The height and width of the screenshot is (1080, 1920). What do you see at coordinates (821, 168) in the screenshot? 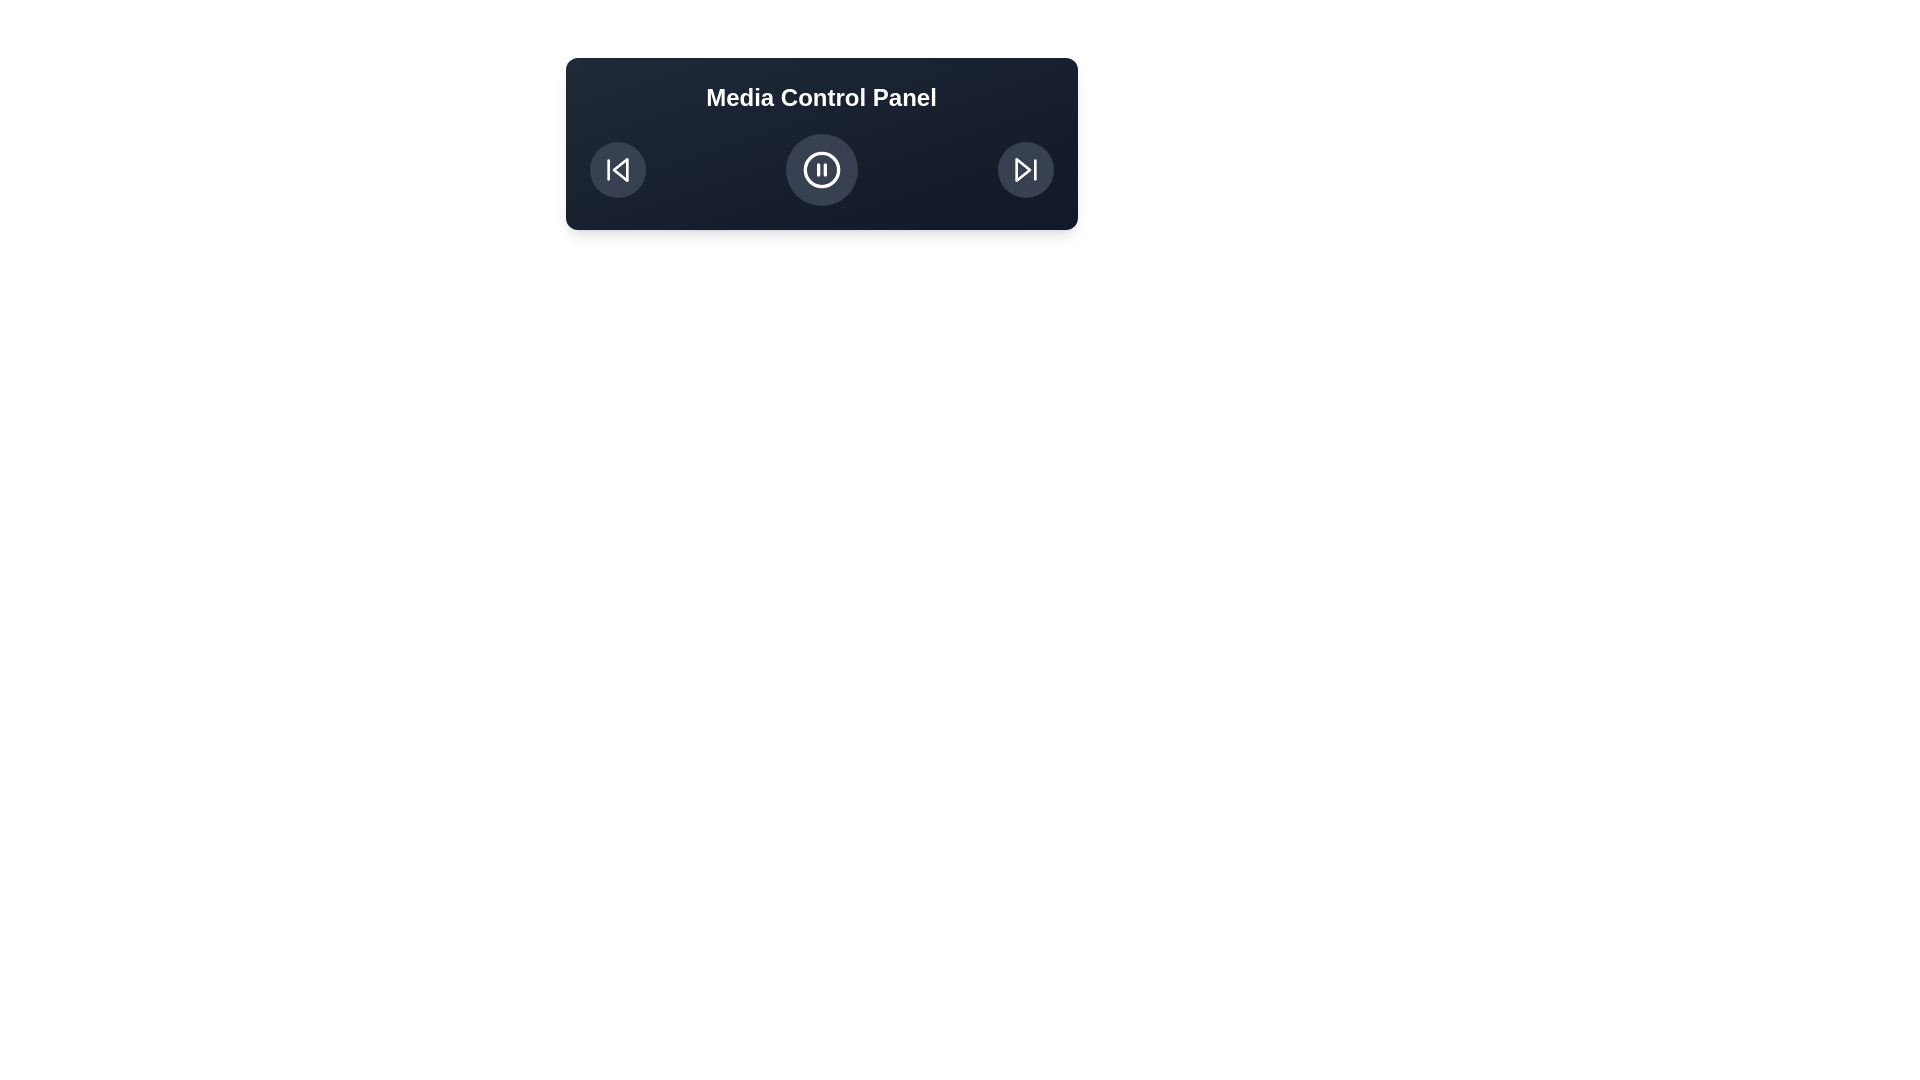
I see `the pause button located centrally within the media control panel` at bounding box center [821, 168].